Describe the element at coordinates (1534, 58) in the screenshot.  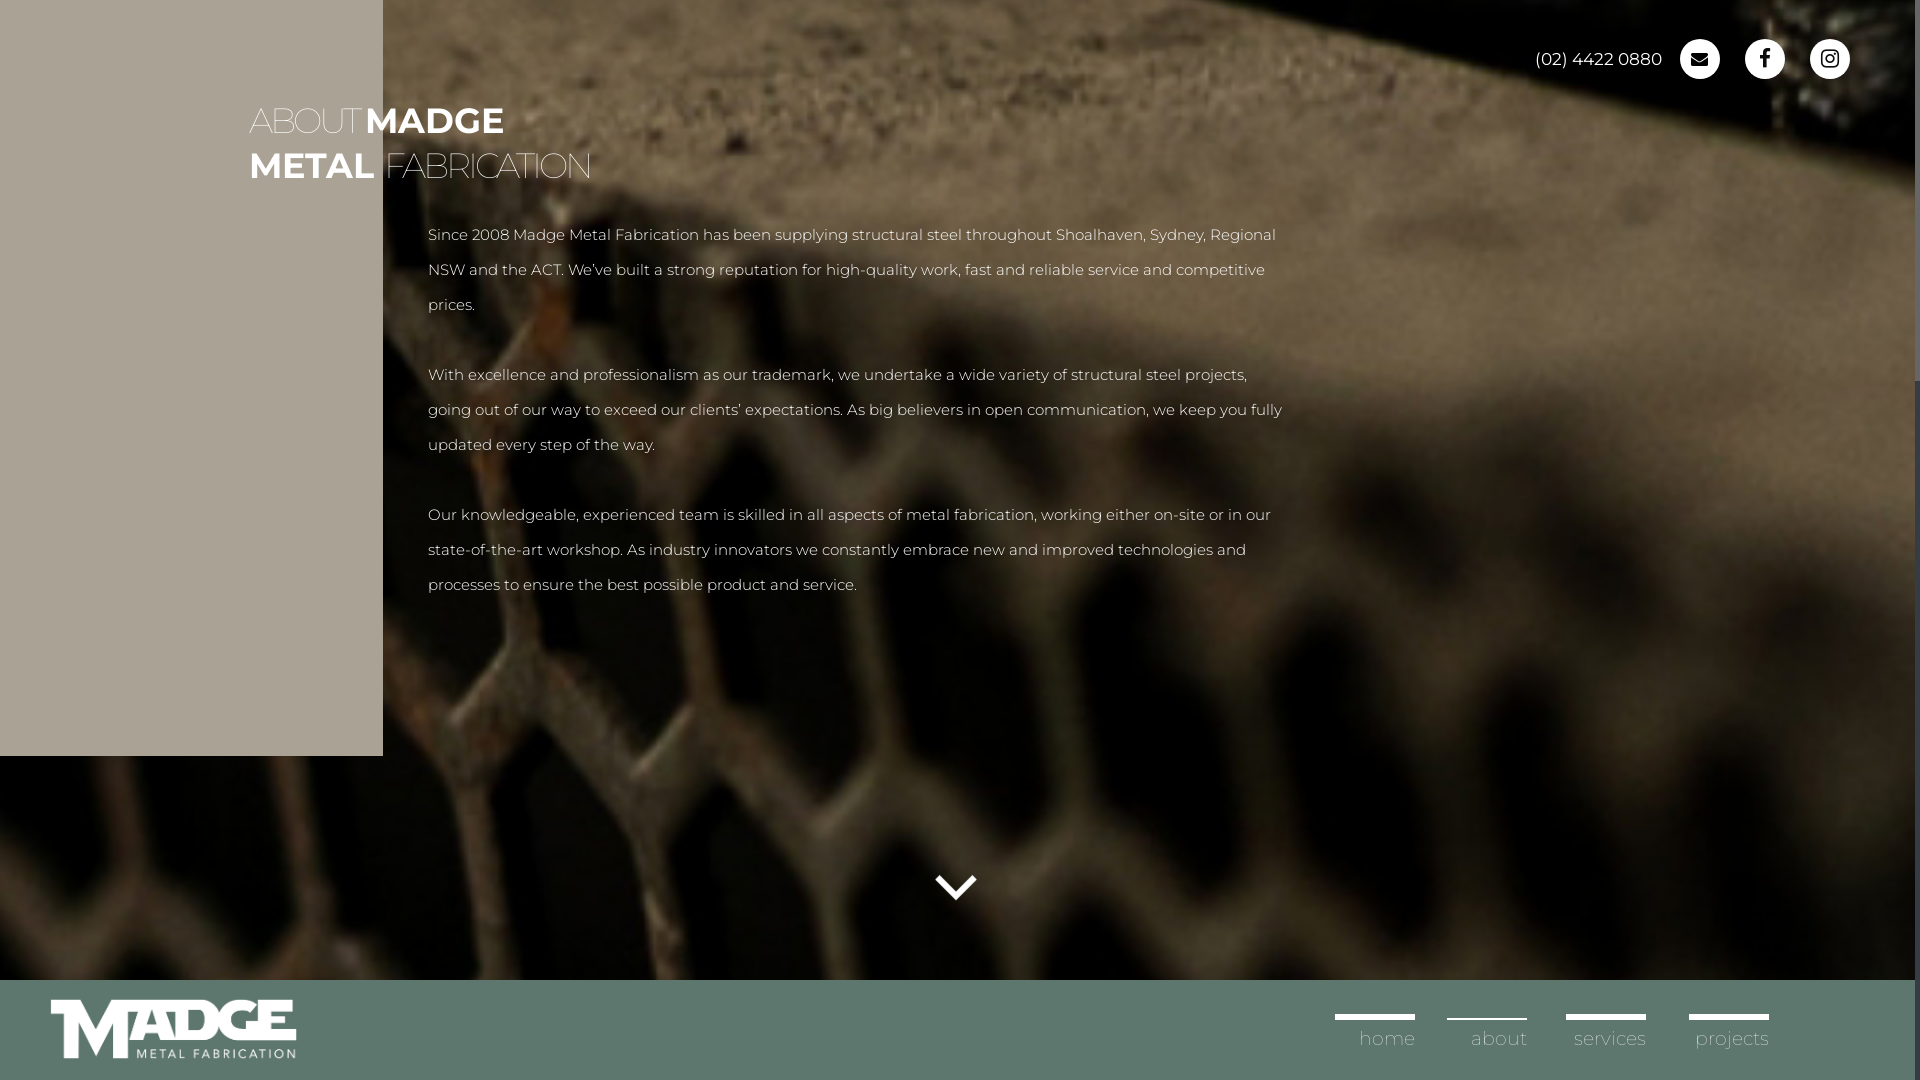
I see `'(02) 4422 0880'` at that location.